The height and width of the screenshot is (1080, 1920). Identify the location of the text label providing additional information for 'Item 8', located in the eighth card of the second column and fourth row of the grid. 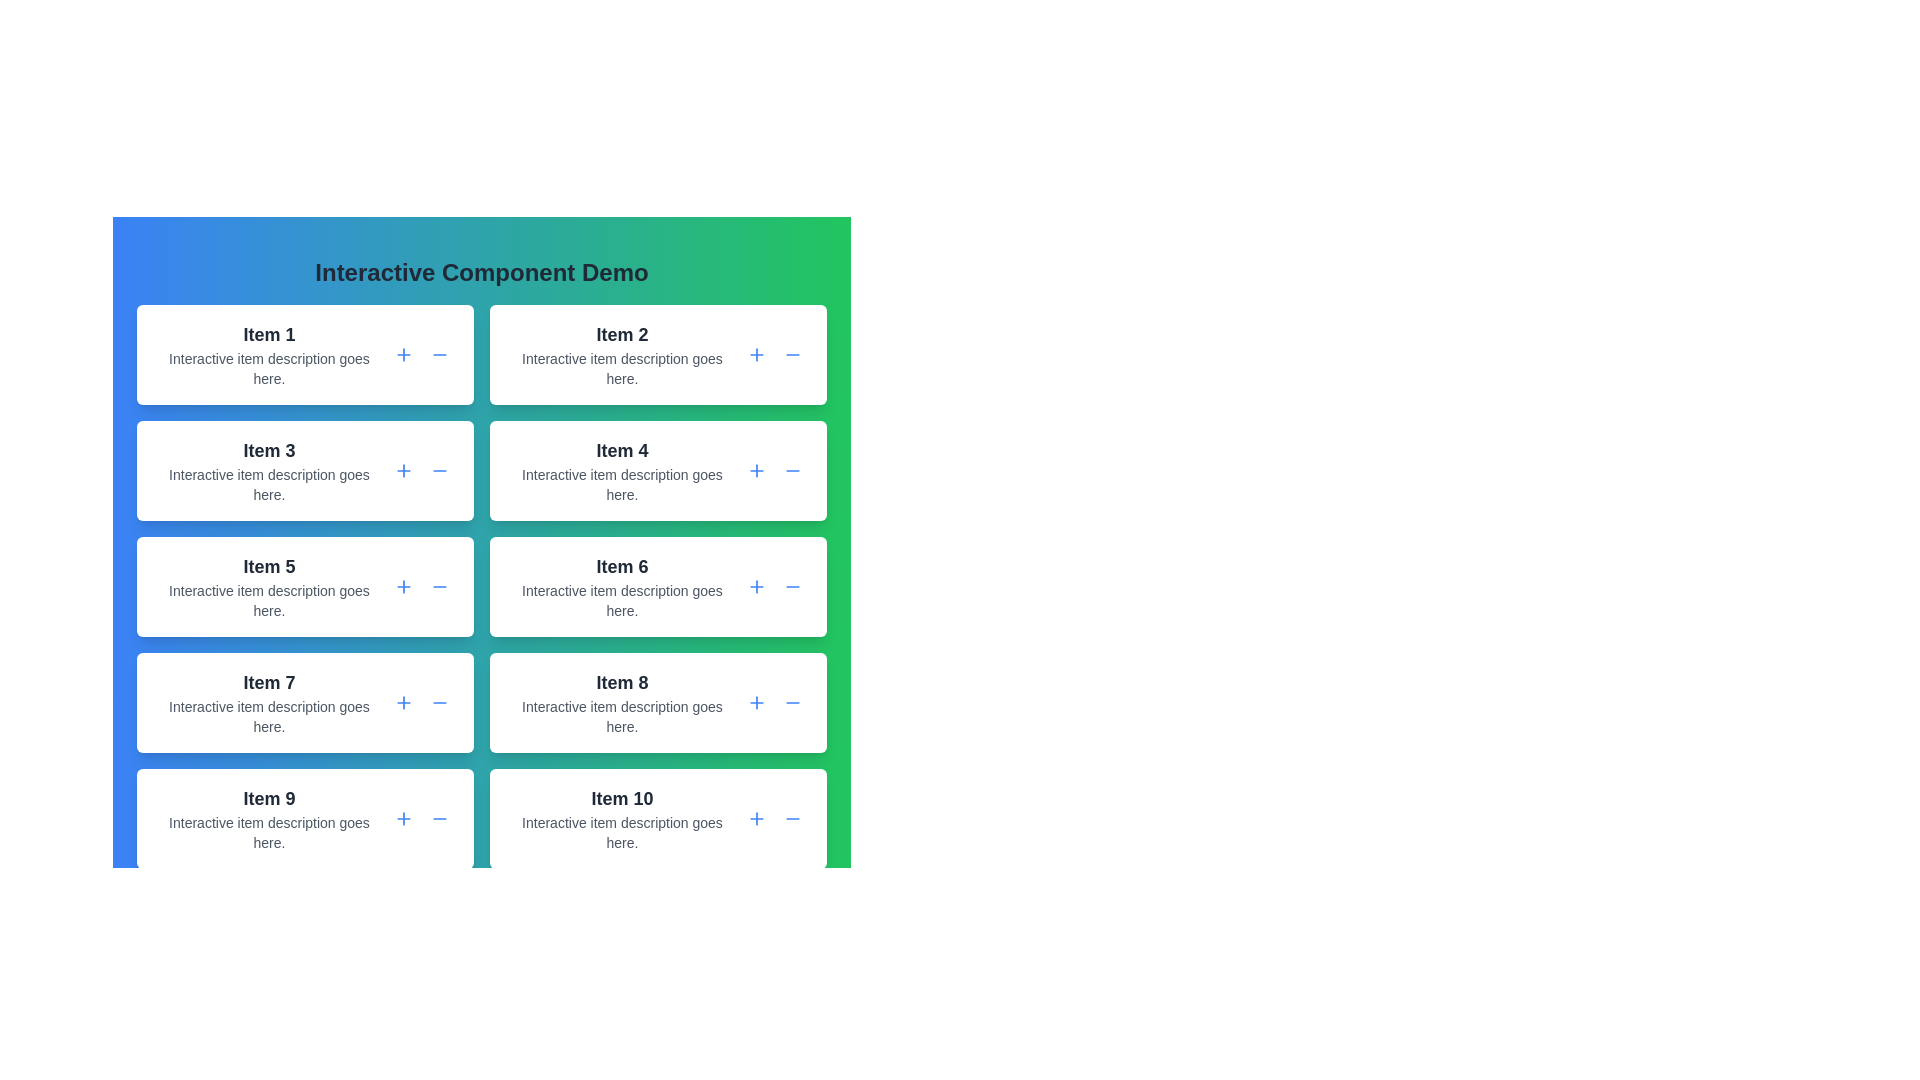
(621, 716).